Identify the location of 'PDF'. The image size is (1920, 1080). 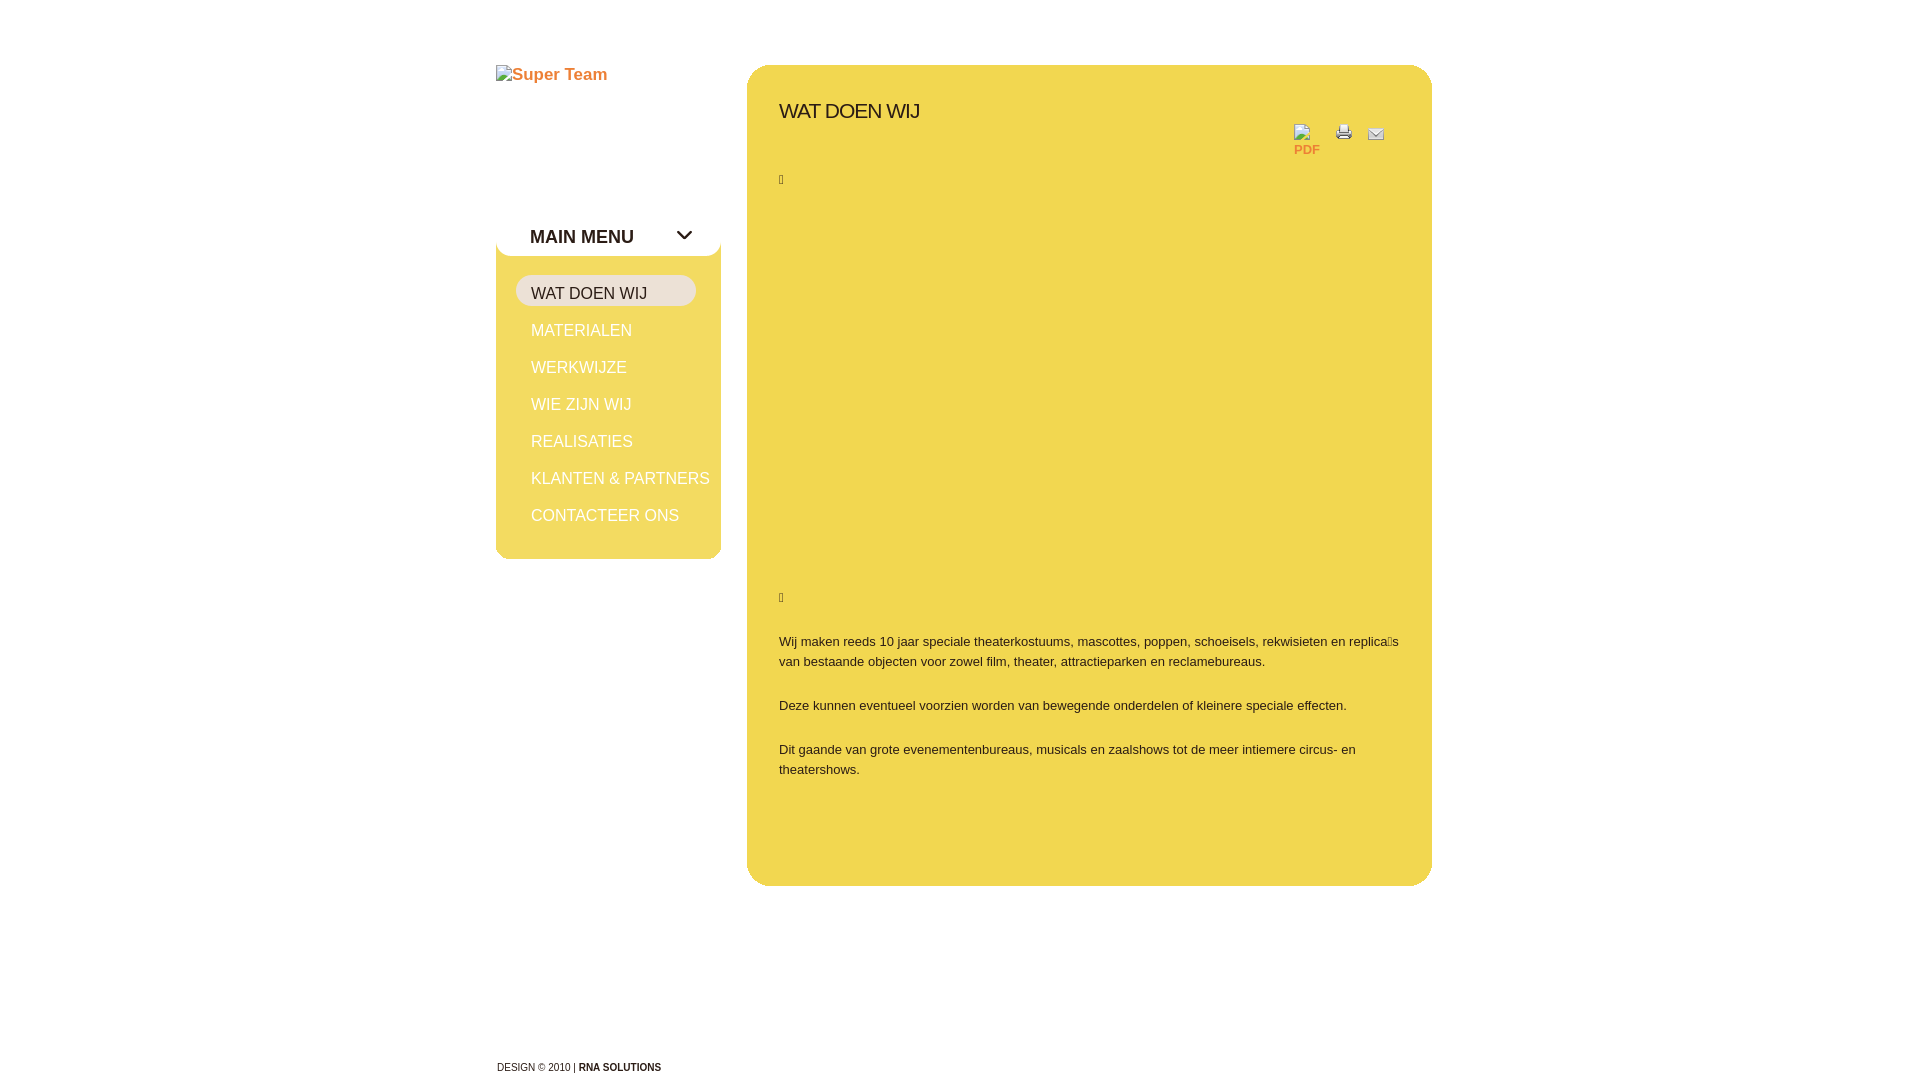
(1294, 148).